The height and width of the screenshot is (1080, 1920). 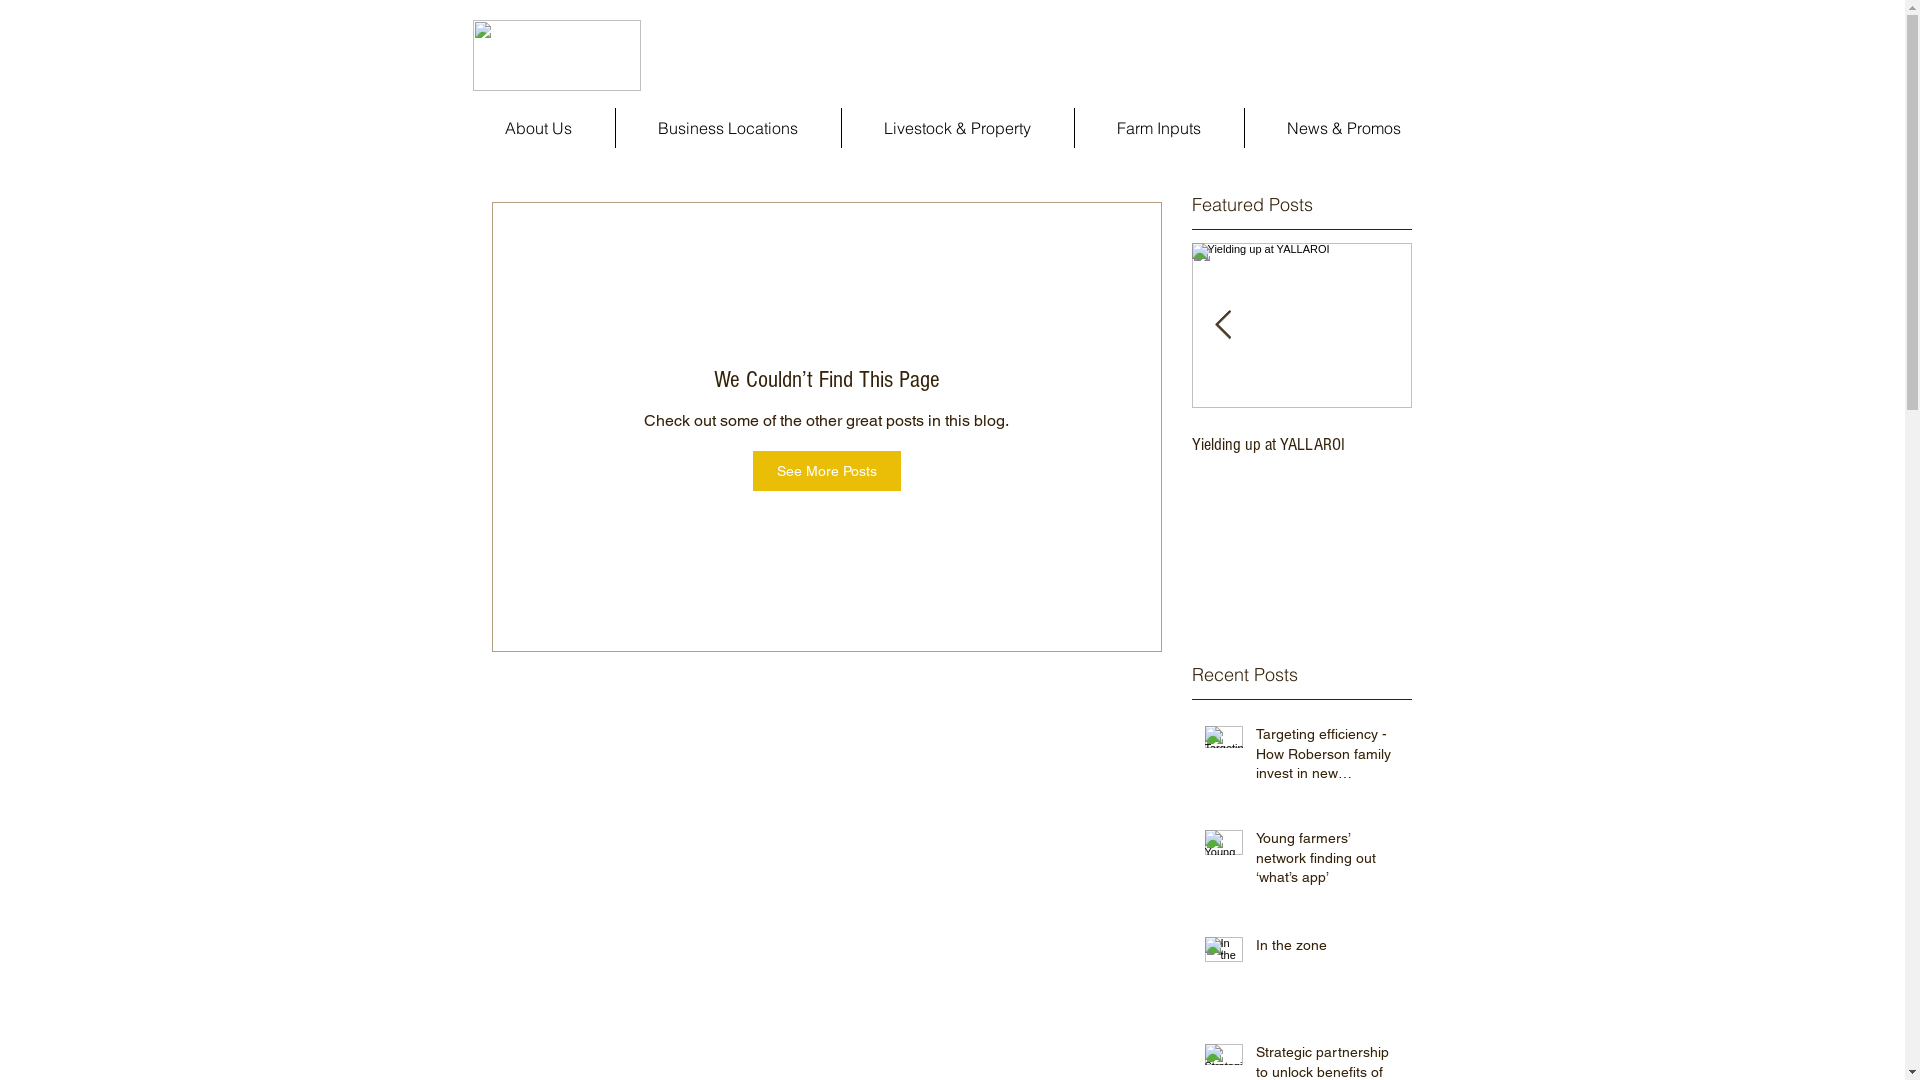 I want to click on 'Livestock & Property', so click(x=841, y=127).